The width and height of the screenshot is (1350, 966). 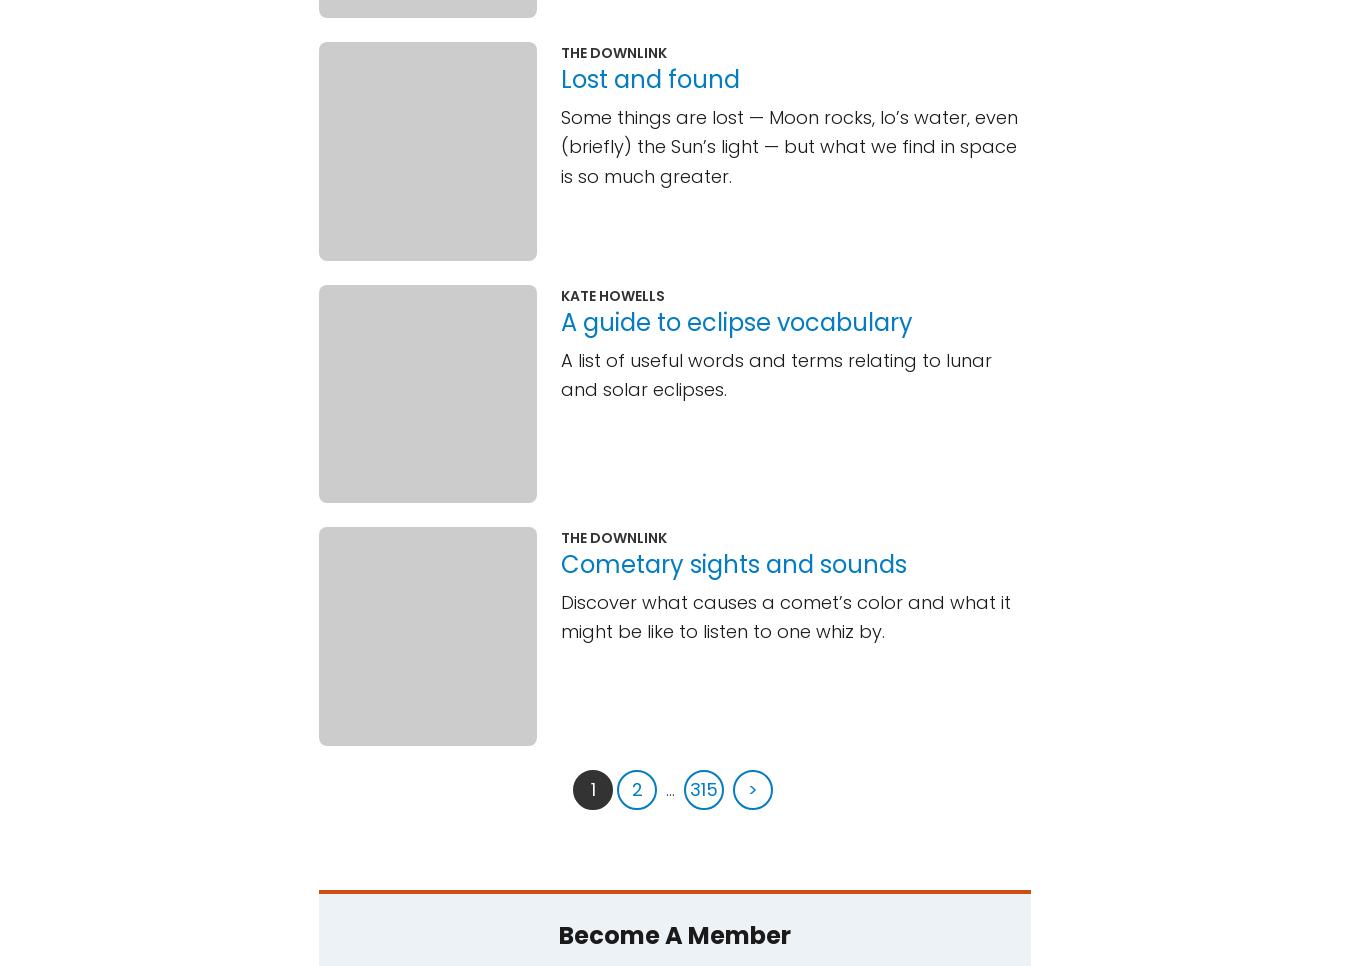 What do you see at coordinates (560, 321) in the screenshot?
I see `'A guide to eclipse vocabulary'` at bounding box center [560, 321].